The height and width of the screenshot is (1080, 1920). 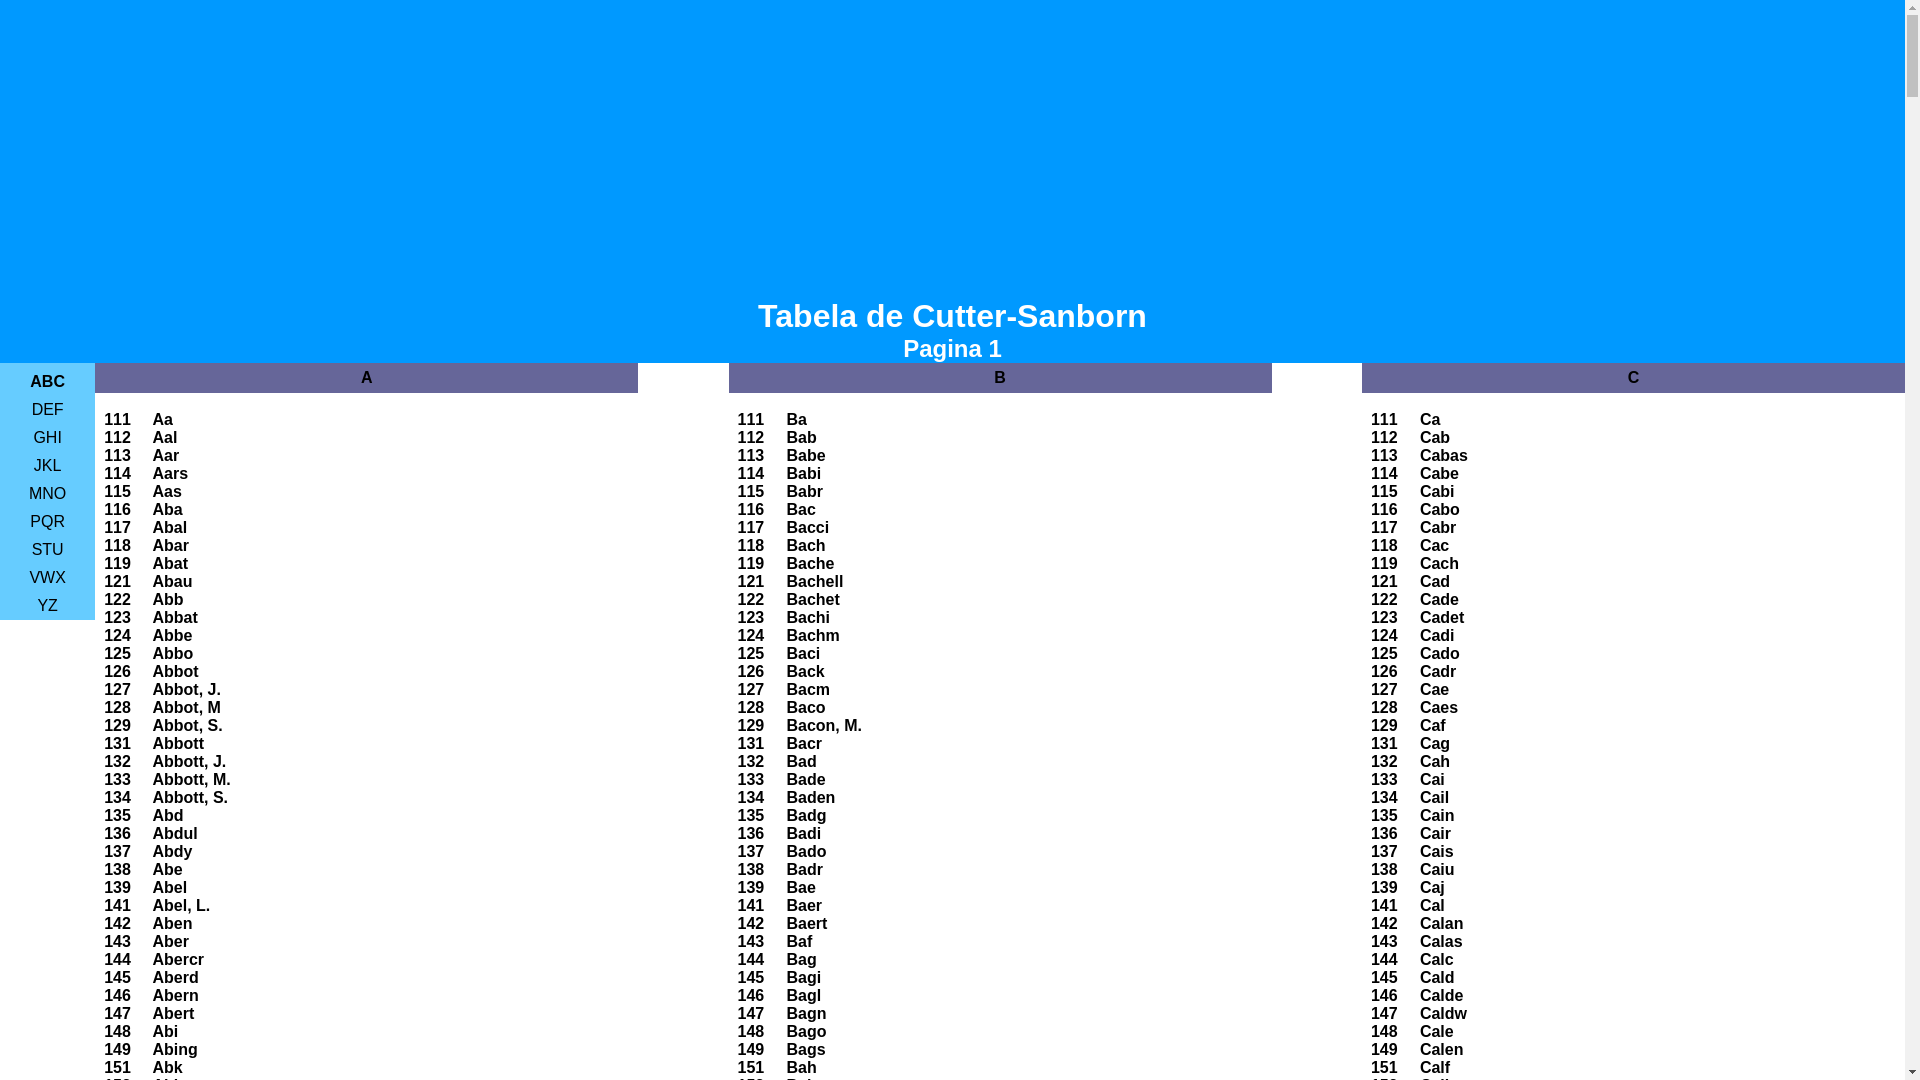 What do you see at coordinates (47, 436) in the screenshot?
I see `'GHI'` at bounding box center [47, 436].